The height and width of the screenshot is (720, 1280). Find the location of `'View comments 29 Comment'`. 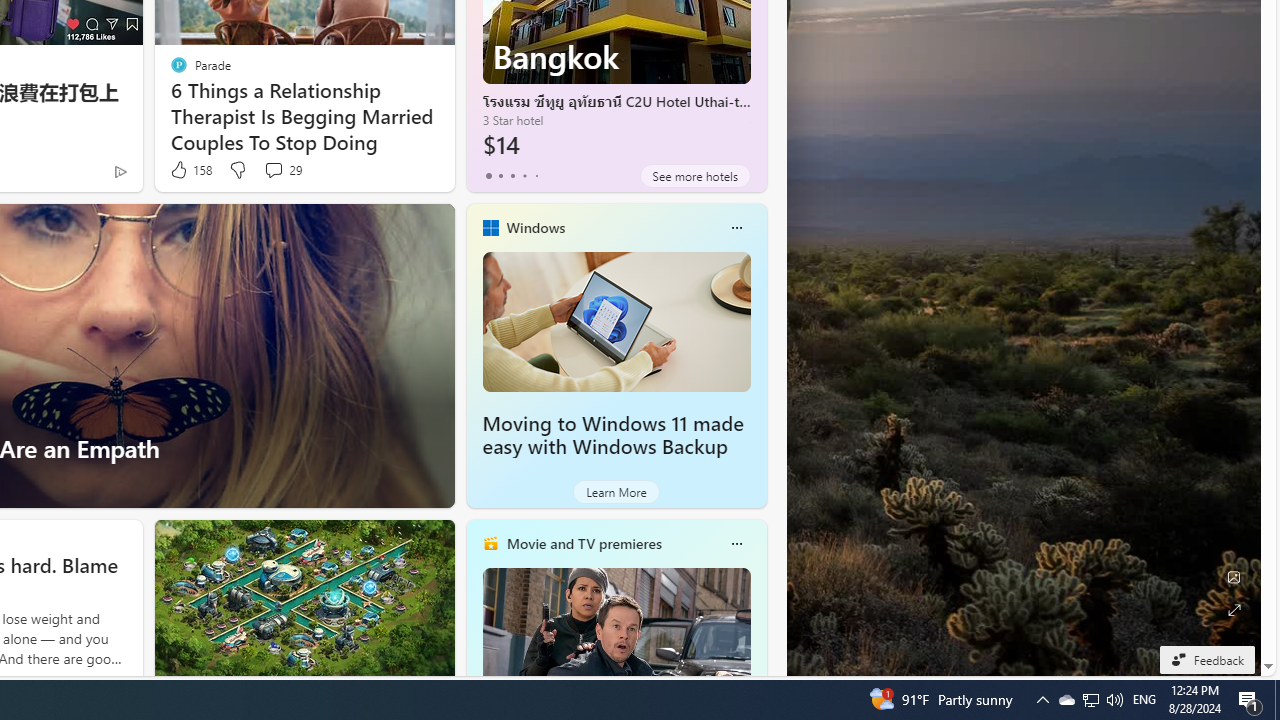

'View comments 29 Comment' is located at coordinates (272, 168).